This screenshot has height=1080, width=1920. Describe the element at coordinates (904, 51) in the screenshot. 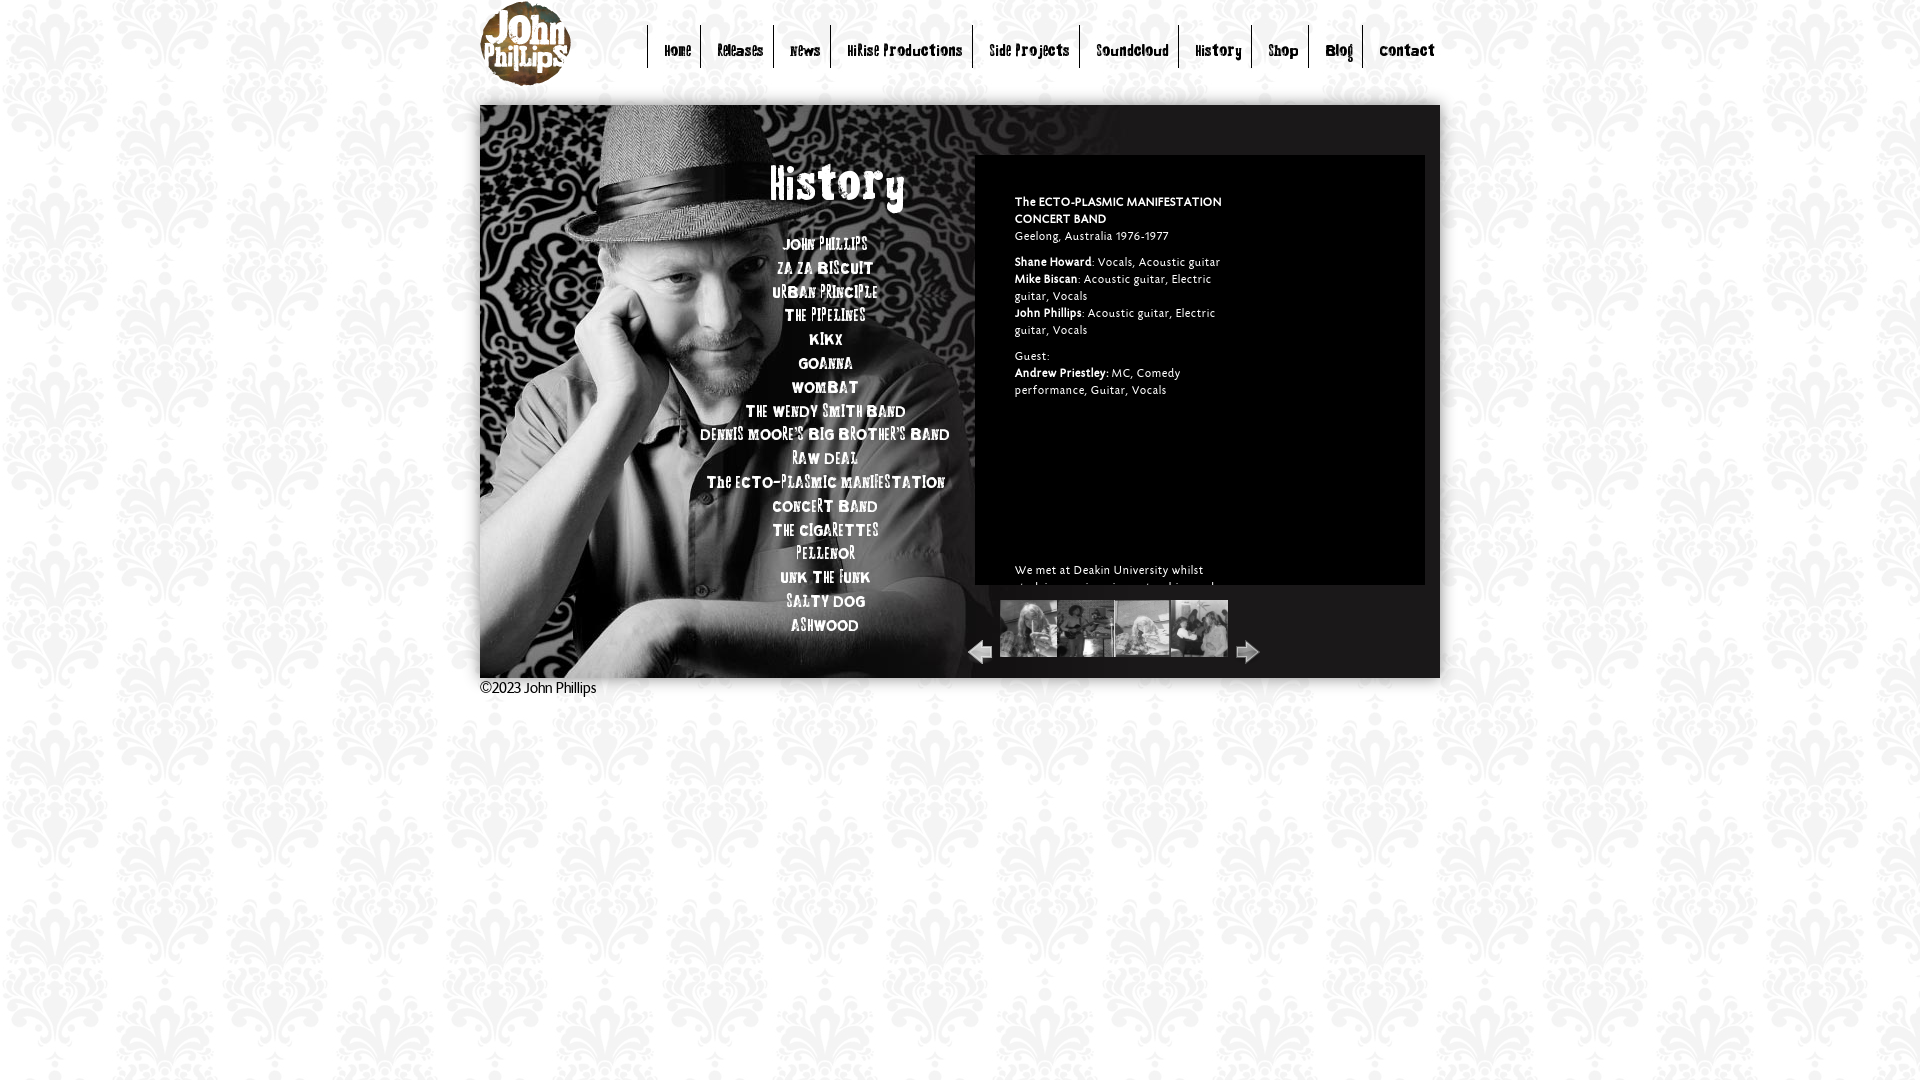

I see `'HiRise Productions'` at that location.